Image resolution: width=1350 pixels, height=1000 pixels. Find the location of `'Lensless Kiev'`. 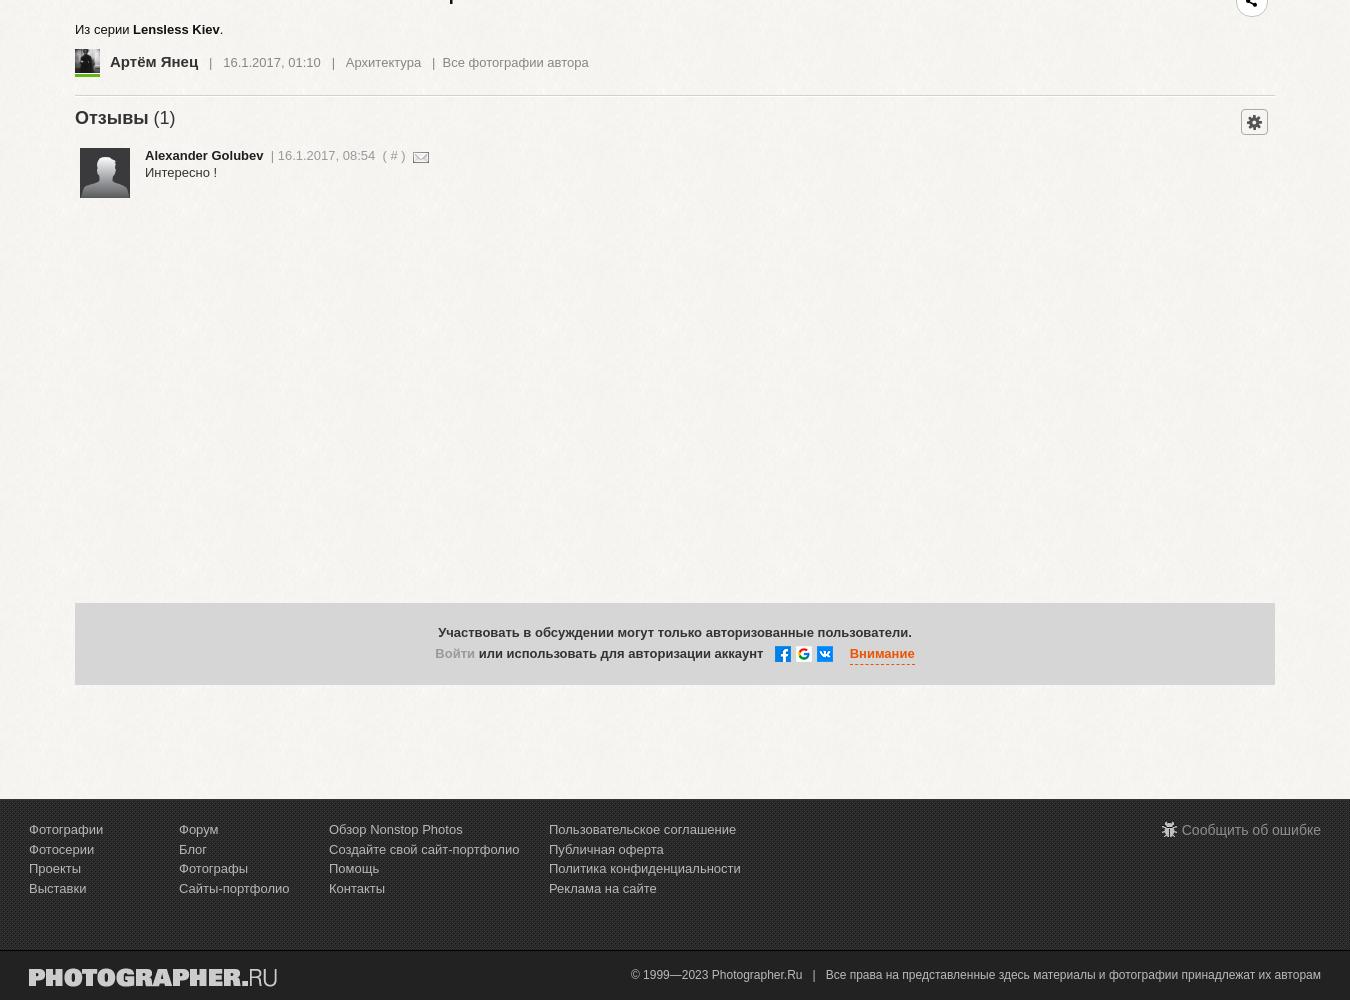

'Lensless Kiev' is located at coordinates (132, 29).